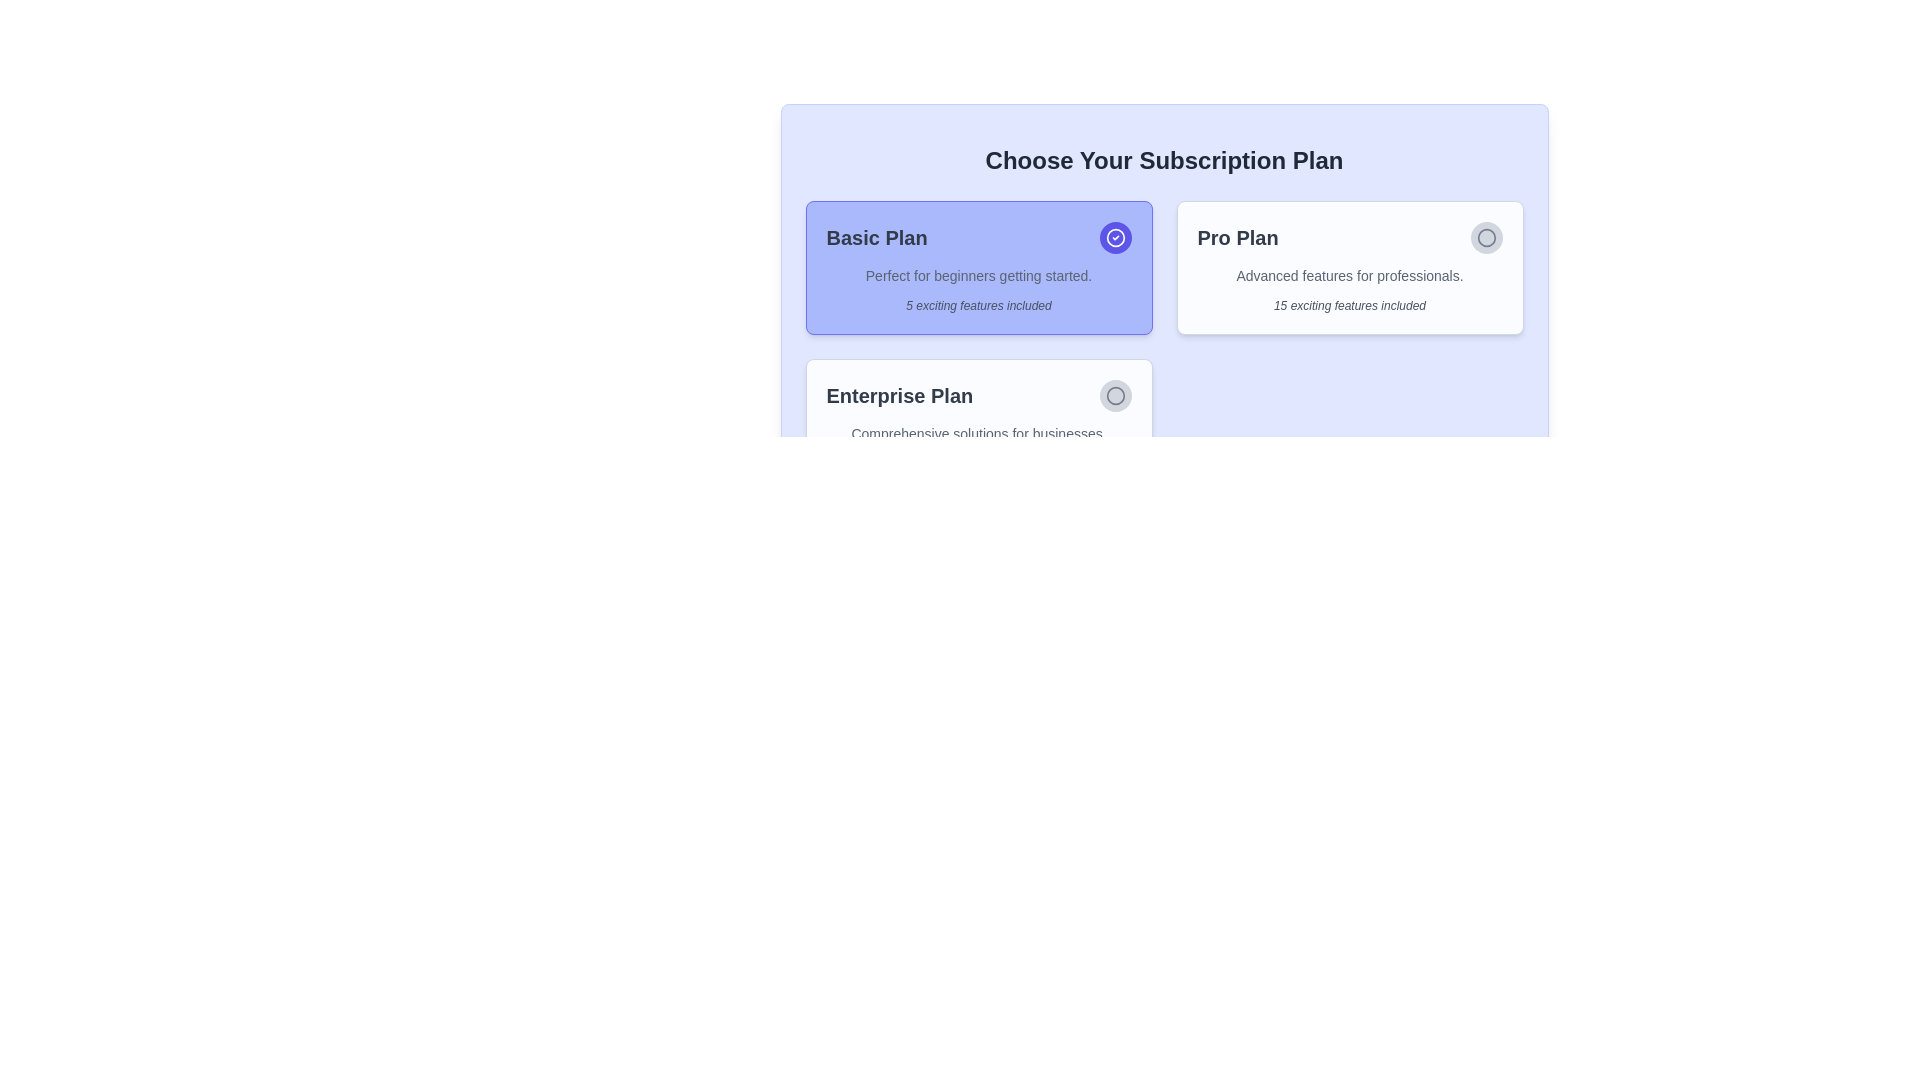 Image resolution: width=1920 pixels, height=1080 pixels. What do you see at coordinates (1486, 237) in the screenshot?
I see `the circular icon representing the checkbox indicator in the 'Pro Plan' section, located at the top-right corner of the 'Pro Plan' card` at bounding box center [1486, 237].